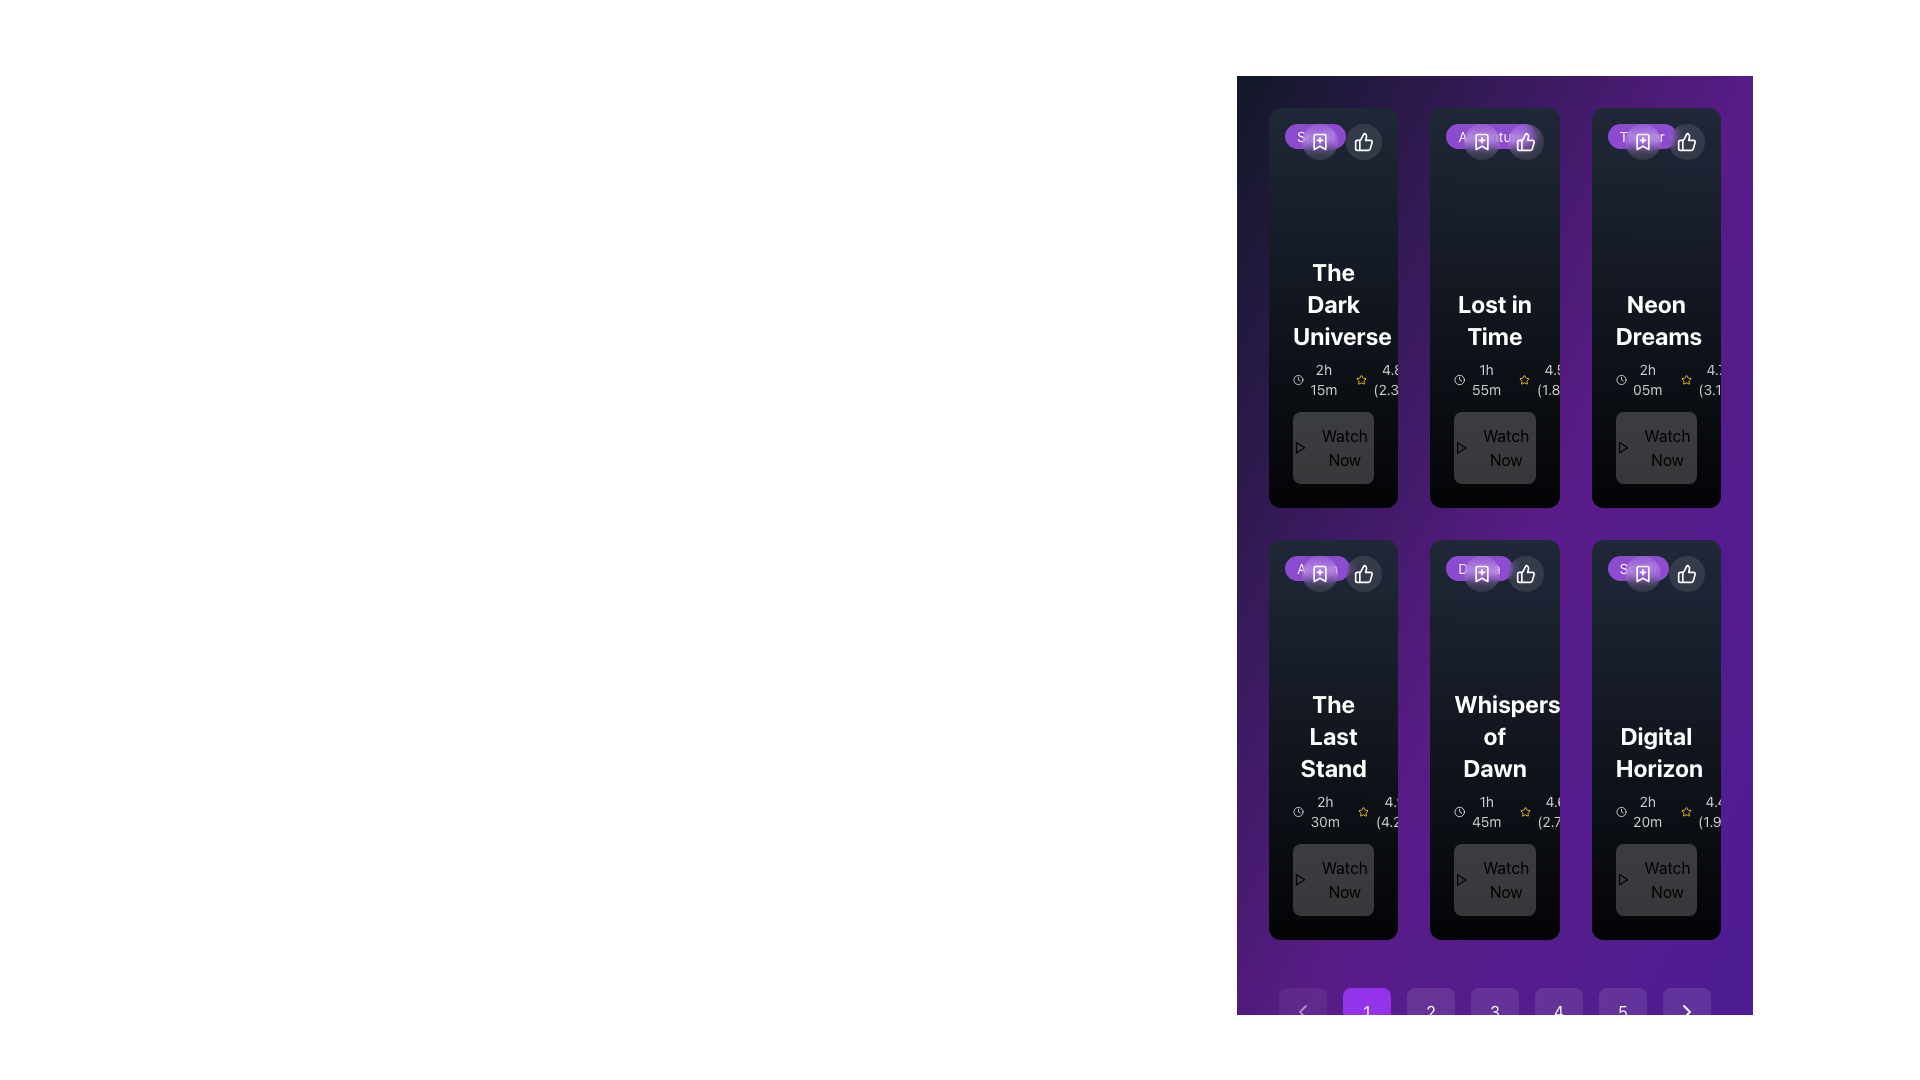 The height and width of the screenshot is (1080, 1920). I want to click on the clickable card for a specific movie or show located in the sixth position of a 2x3 grid layout, so click(1656, 740).